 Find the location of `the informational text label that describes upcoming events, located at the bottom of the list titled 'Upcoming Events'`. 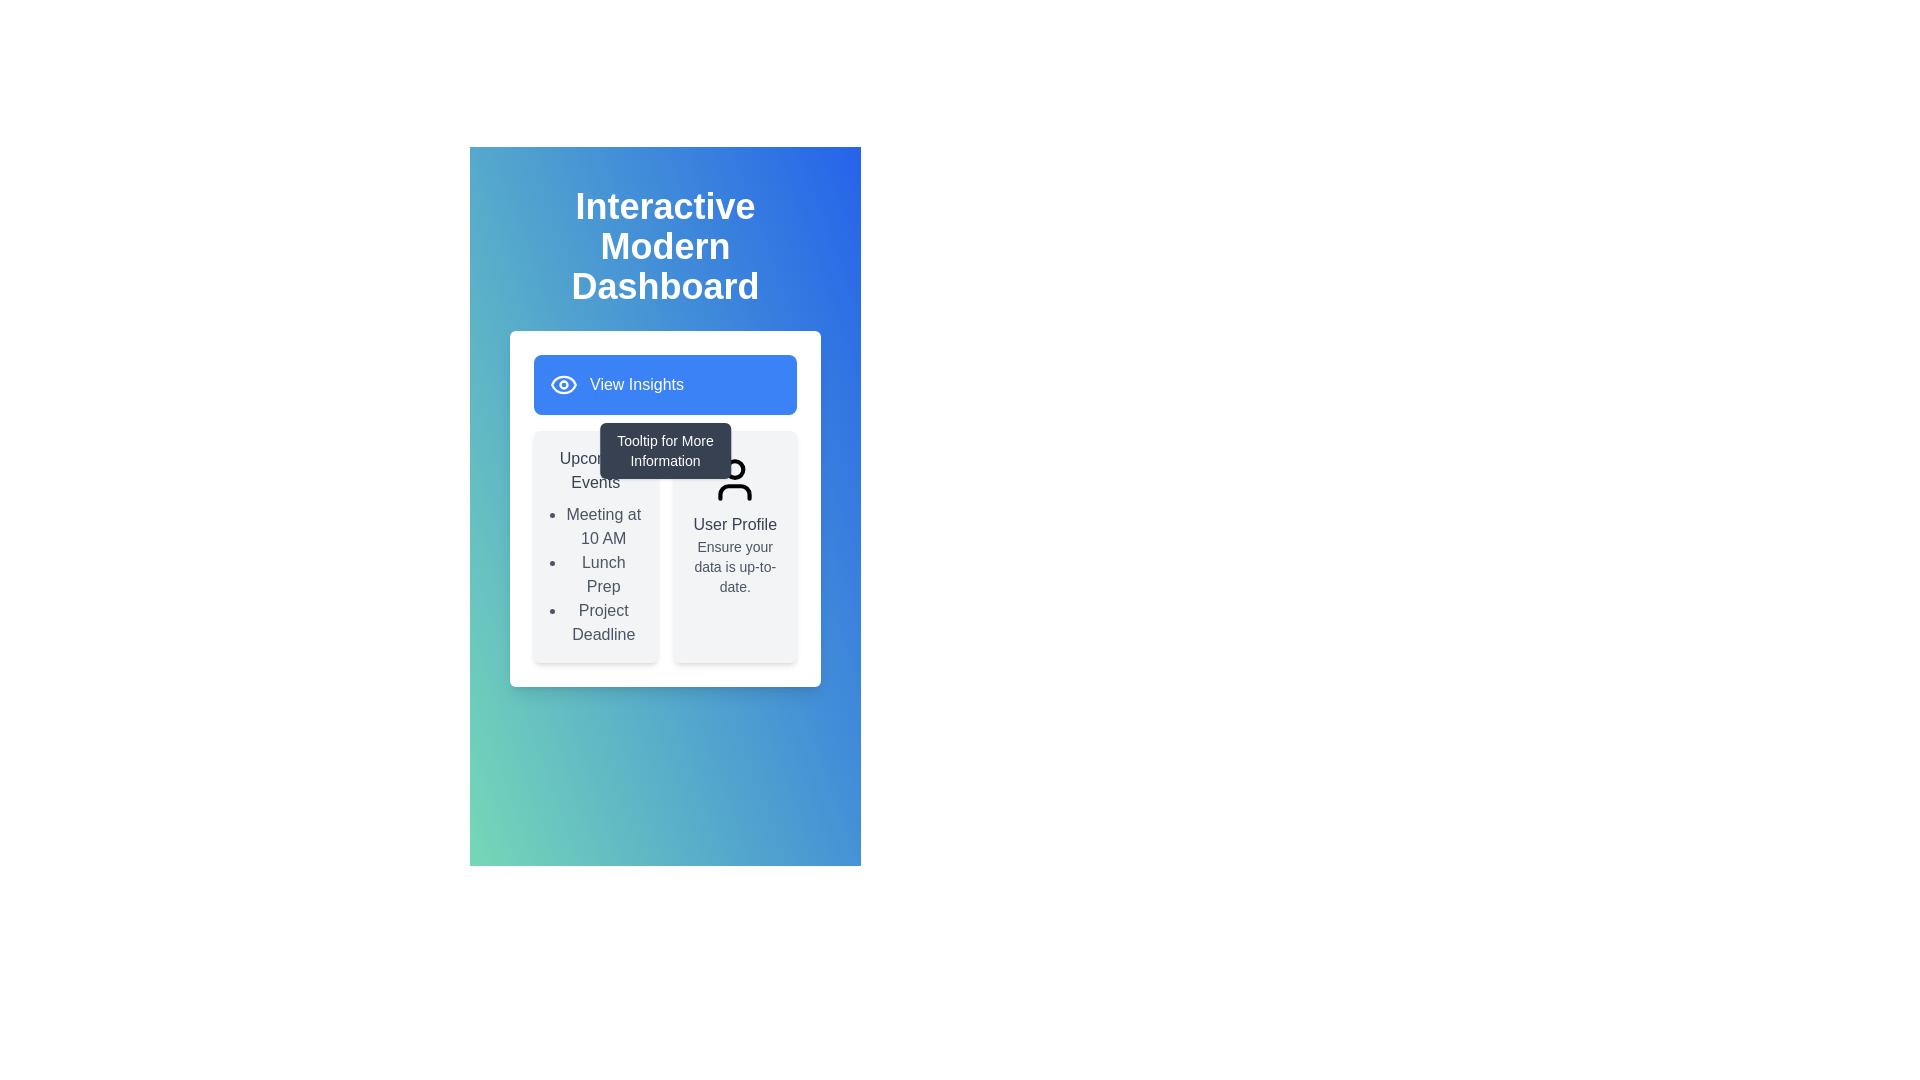

the informational text label that describes upcoming events, located at the bottom of the list titled 'Upcoming Events' is located at coordinates (602, 622).